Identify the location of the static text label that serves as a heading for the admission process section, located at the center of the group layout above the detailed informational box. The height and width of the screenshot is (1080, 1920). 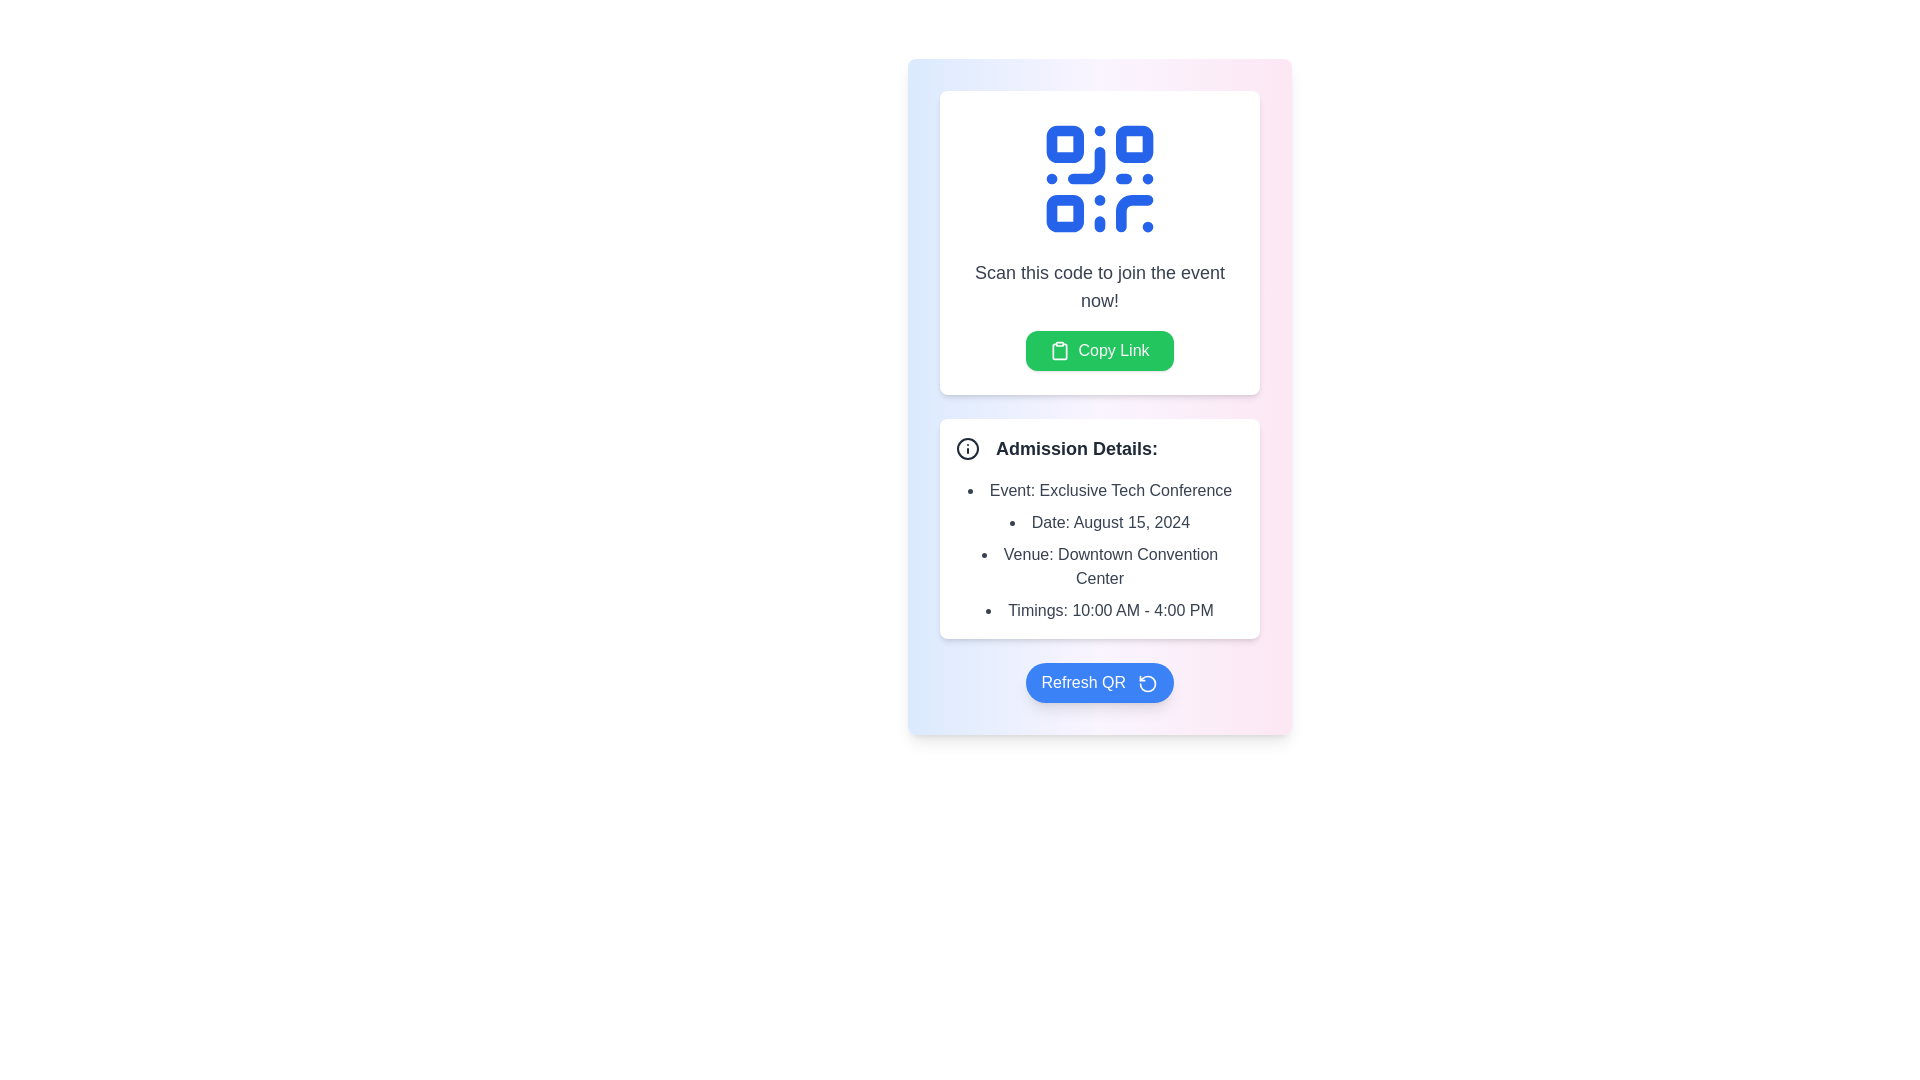
(1075, 447).